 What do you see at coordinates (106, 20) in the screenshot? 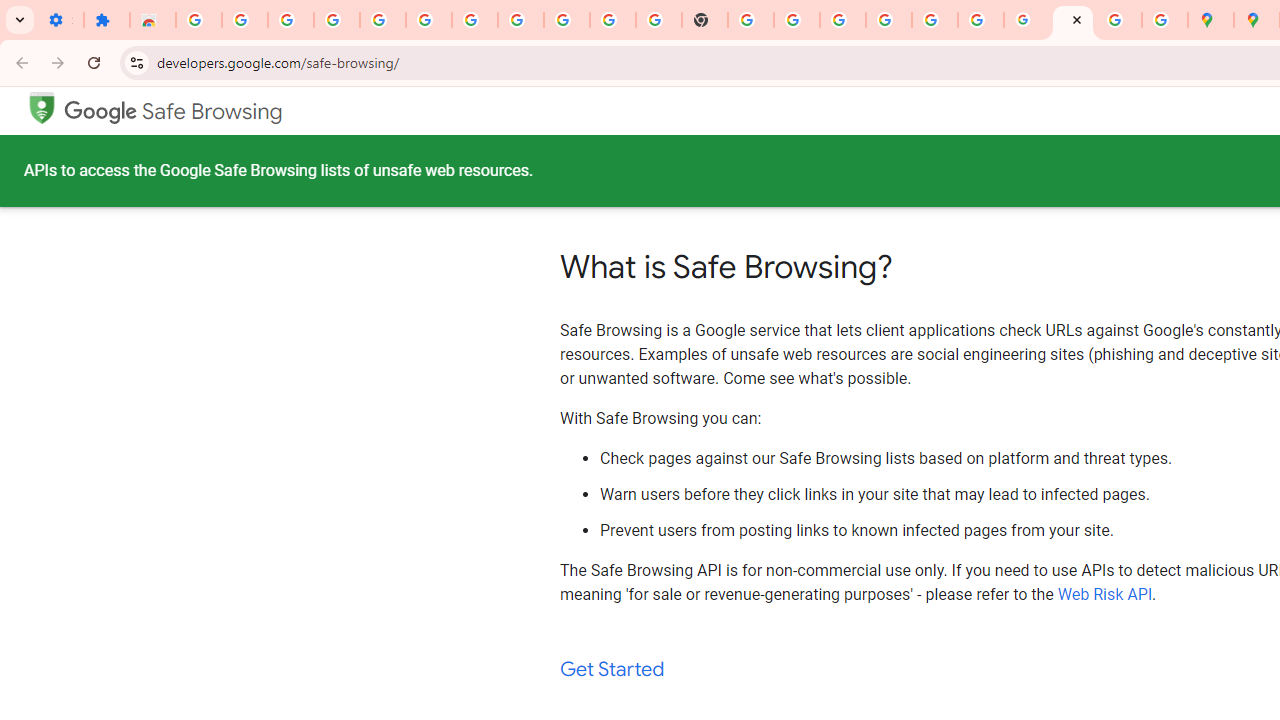
I see `'Extensions'` at bounding box center [106, 20].